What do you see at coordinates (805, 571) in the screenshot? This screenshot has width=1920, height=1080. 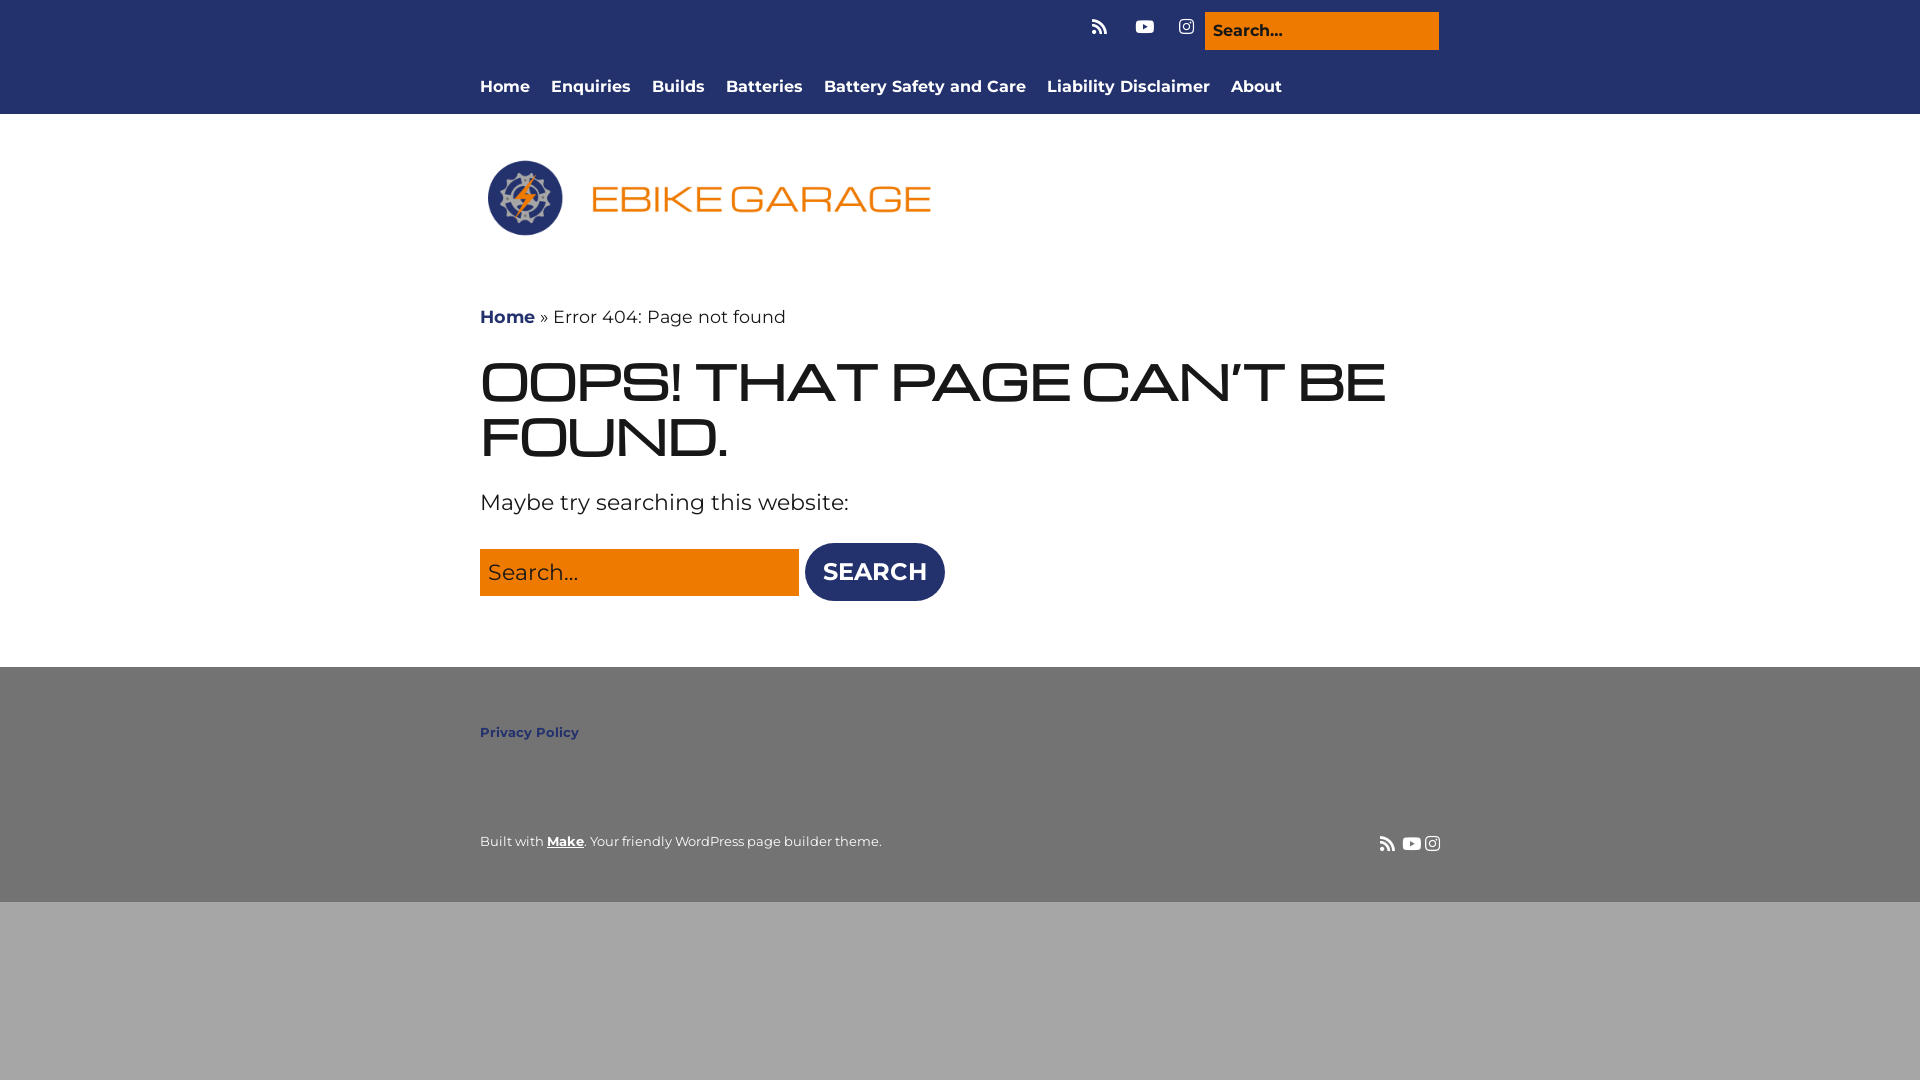 I see `'Search'` at bounding box center [805, 571].